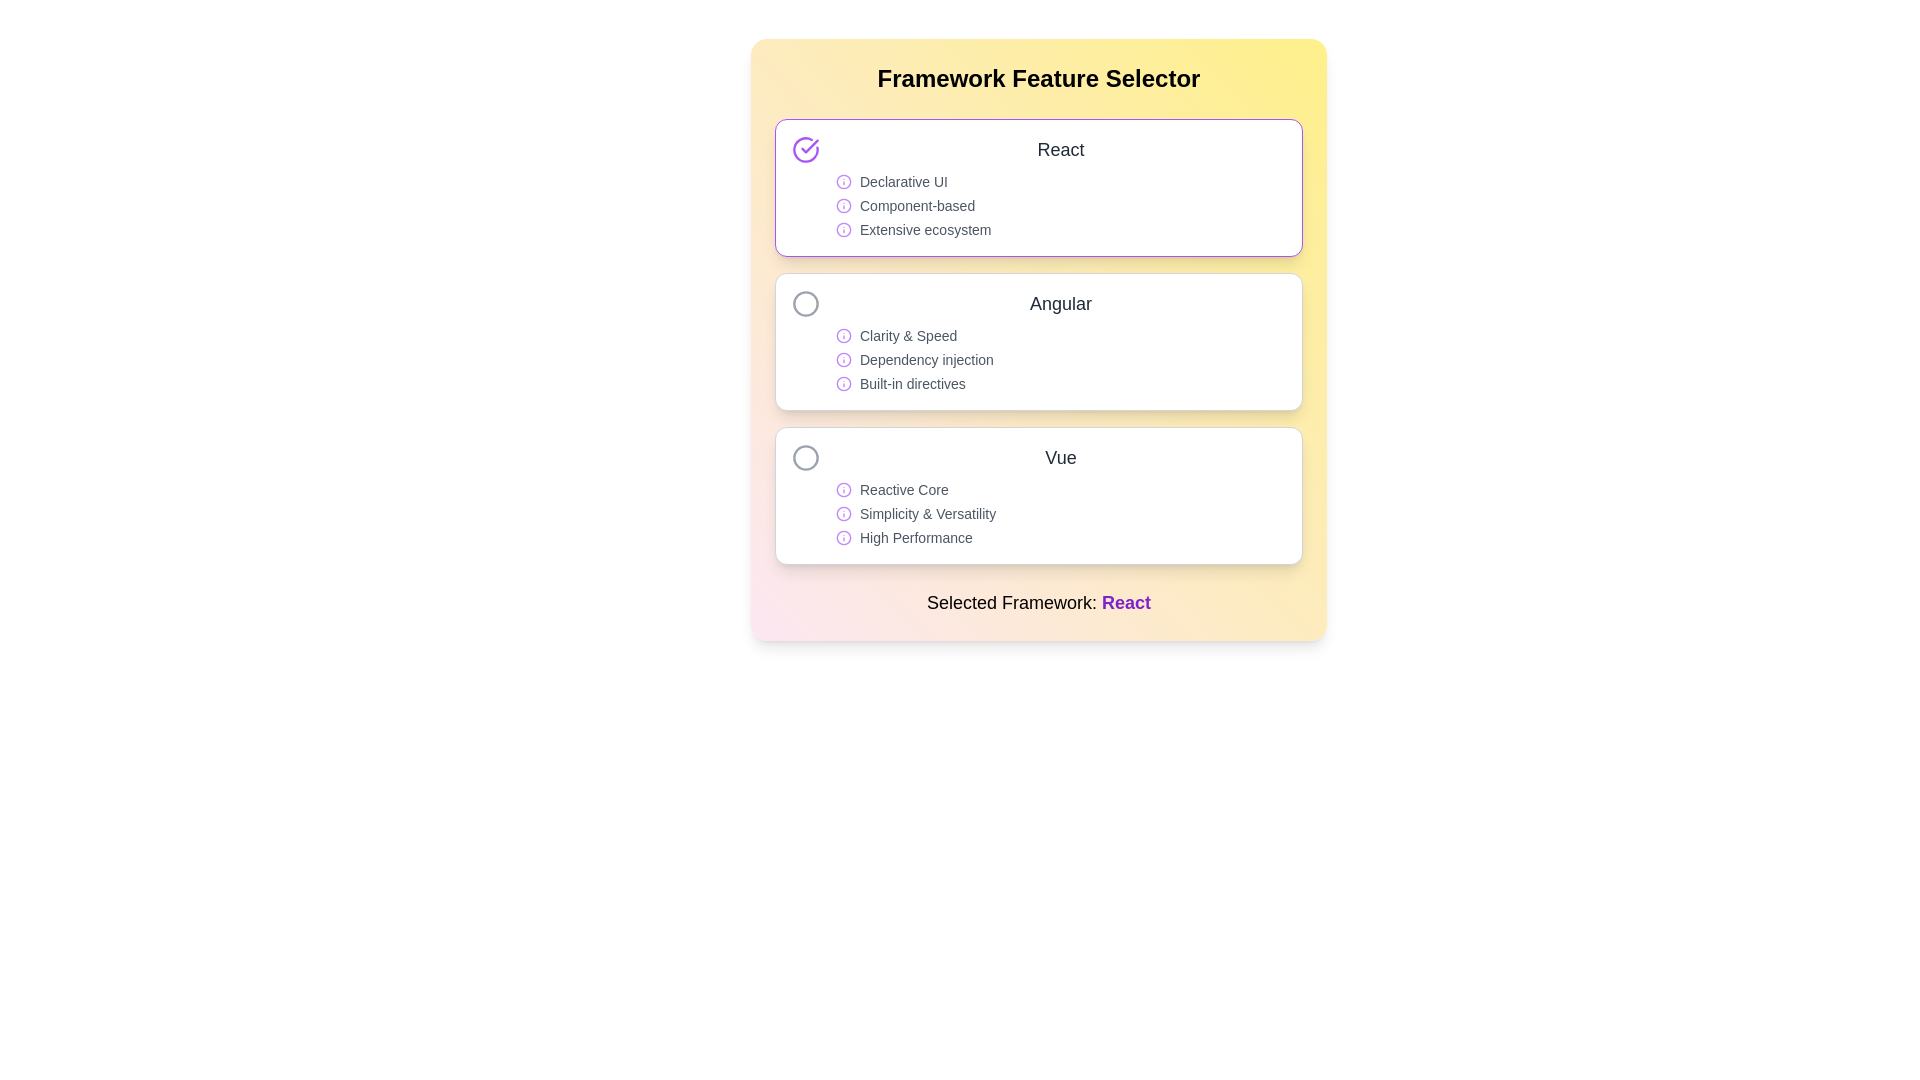  Describe the element at coordinates (844, 205) in the screenshot. I see `the purple circular icon with an 'i' symbol located in the 'React' option group, positioned to the left of the 'Component-based' text` at that location.